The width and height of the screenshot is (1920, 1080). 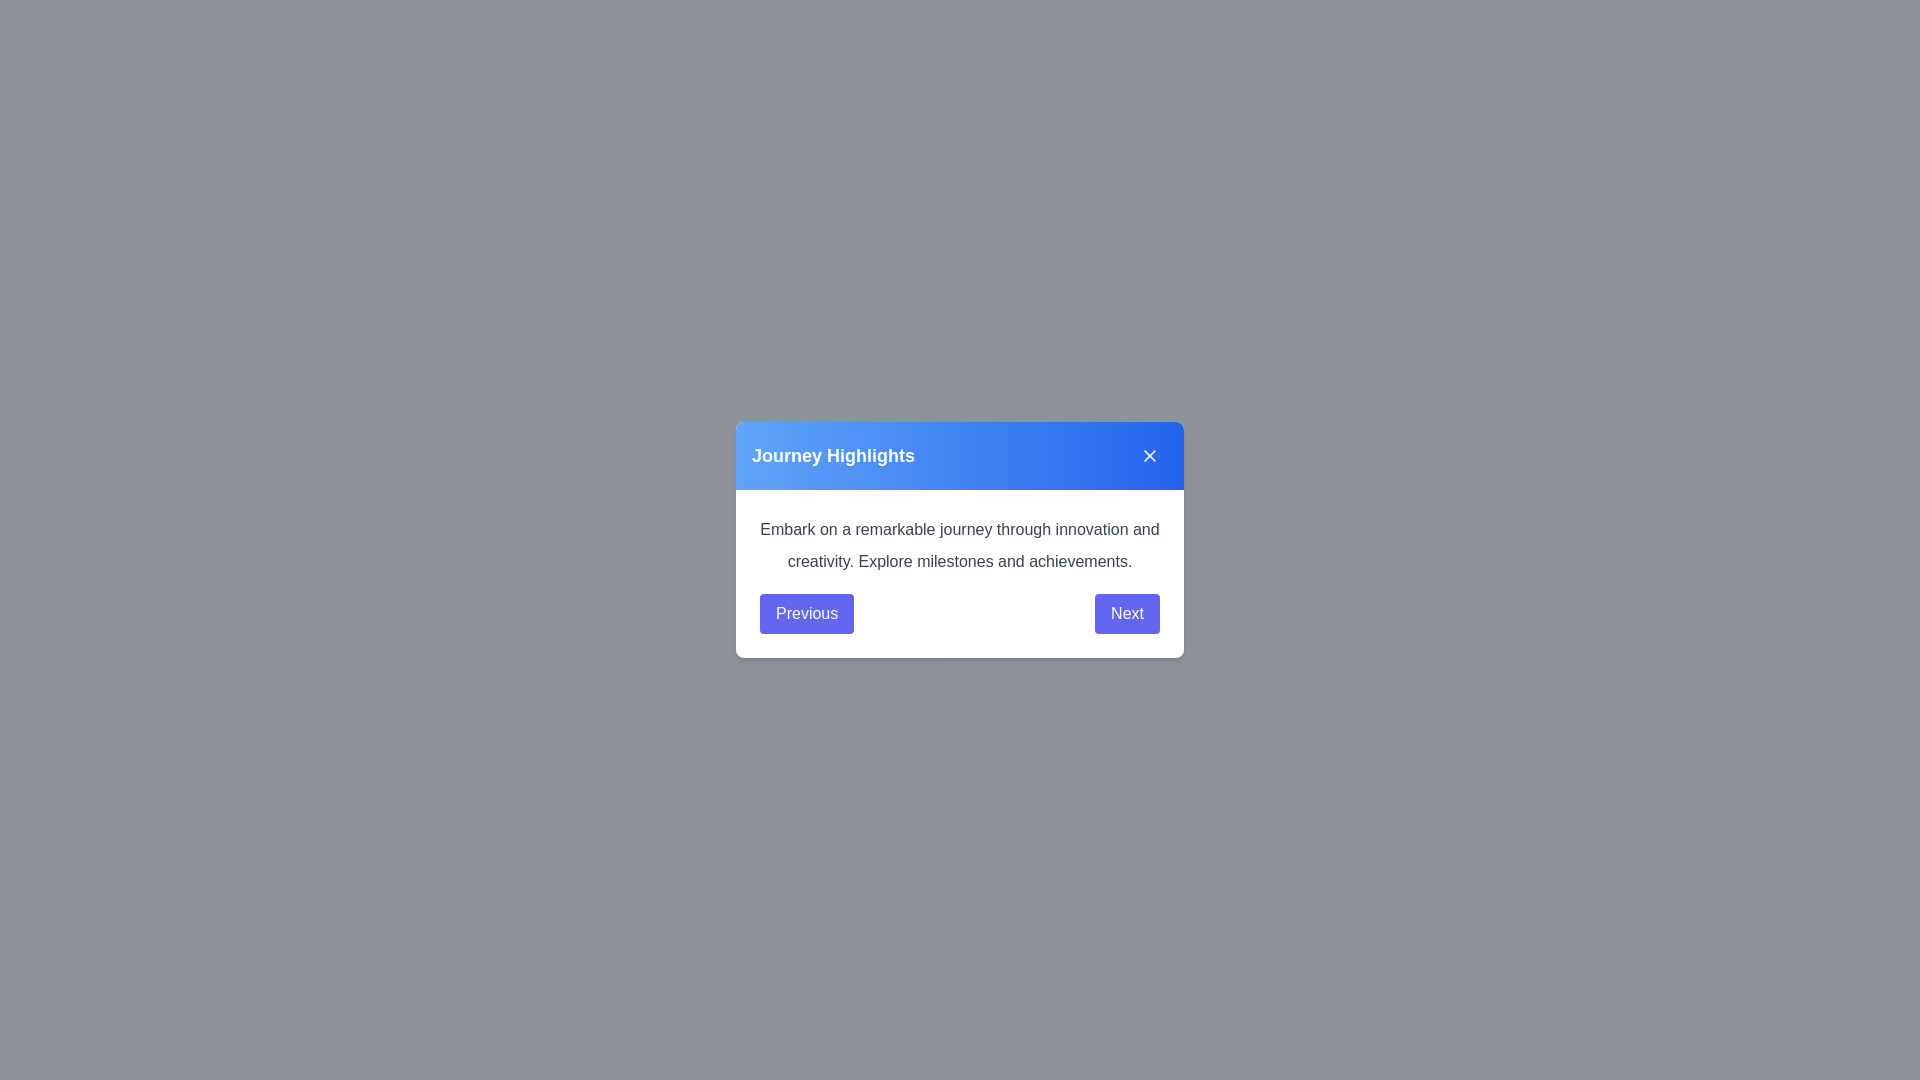 What do you see at coordinates (1150, 455) in the screenshot?
I see `the close button (SVG icon) located in the top-right corner of the 'Journey Highlights' dialog box to change its color` at bounding box center [1150, 455].